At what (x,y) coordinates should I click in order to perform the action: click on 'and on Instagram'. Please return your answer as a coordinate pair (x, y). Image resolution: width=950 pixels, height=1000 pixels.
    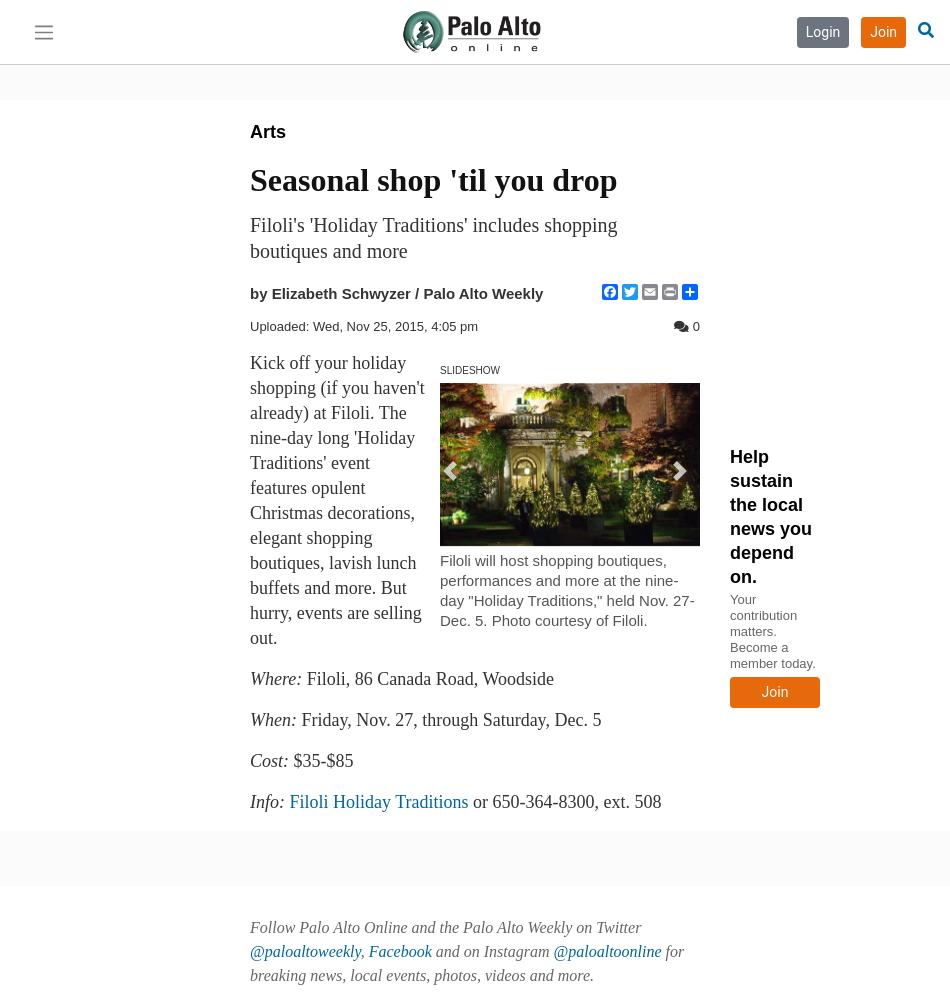
    Looking at the image, I should click on (492, 950).